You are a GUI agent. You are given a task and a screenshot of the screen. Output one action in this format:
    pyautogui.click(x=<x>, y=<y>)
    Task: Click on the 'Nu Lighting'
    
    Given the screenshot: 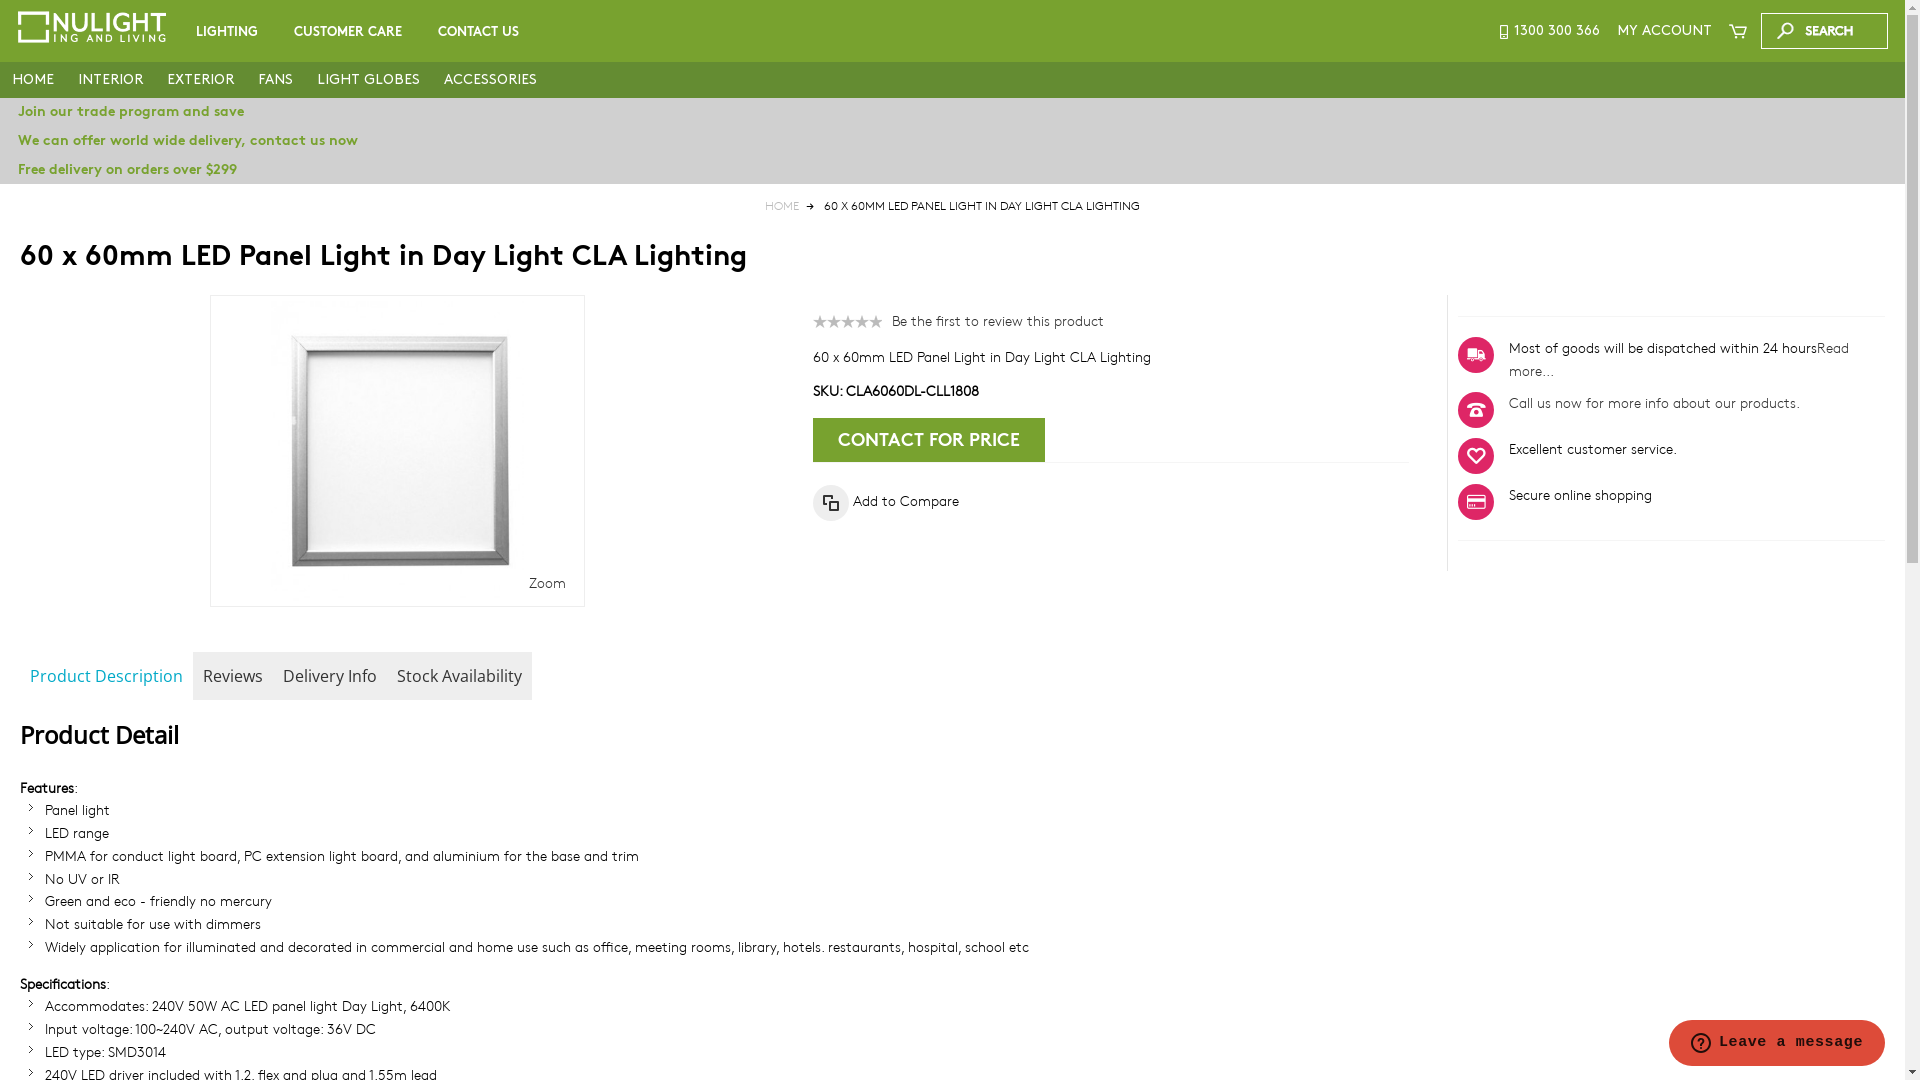 What is the action you would take?
    pyautogui.click(x=90, y=27)
    